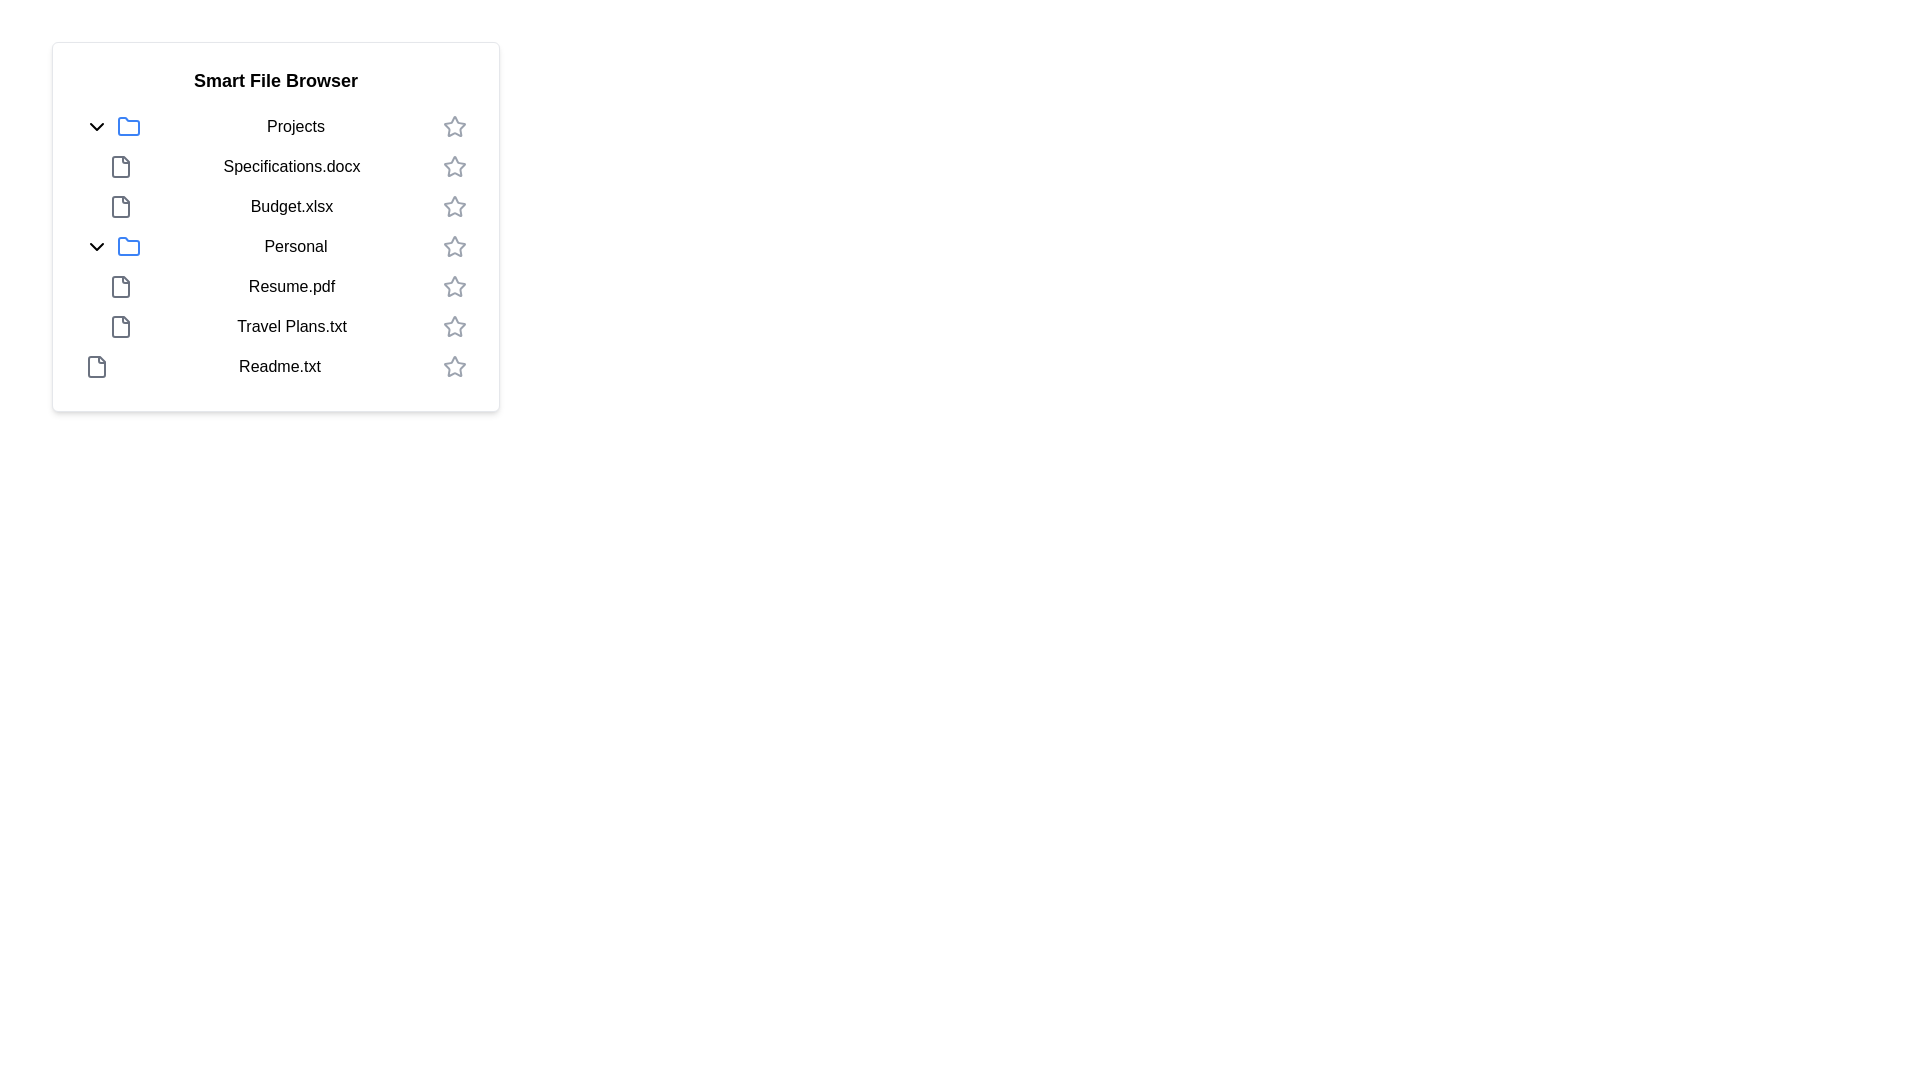 This screenshot has width=1920, height=1080. I want to click on the document file icon with a fold in the top-right corner, which is next, so click(119, 326).